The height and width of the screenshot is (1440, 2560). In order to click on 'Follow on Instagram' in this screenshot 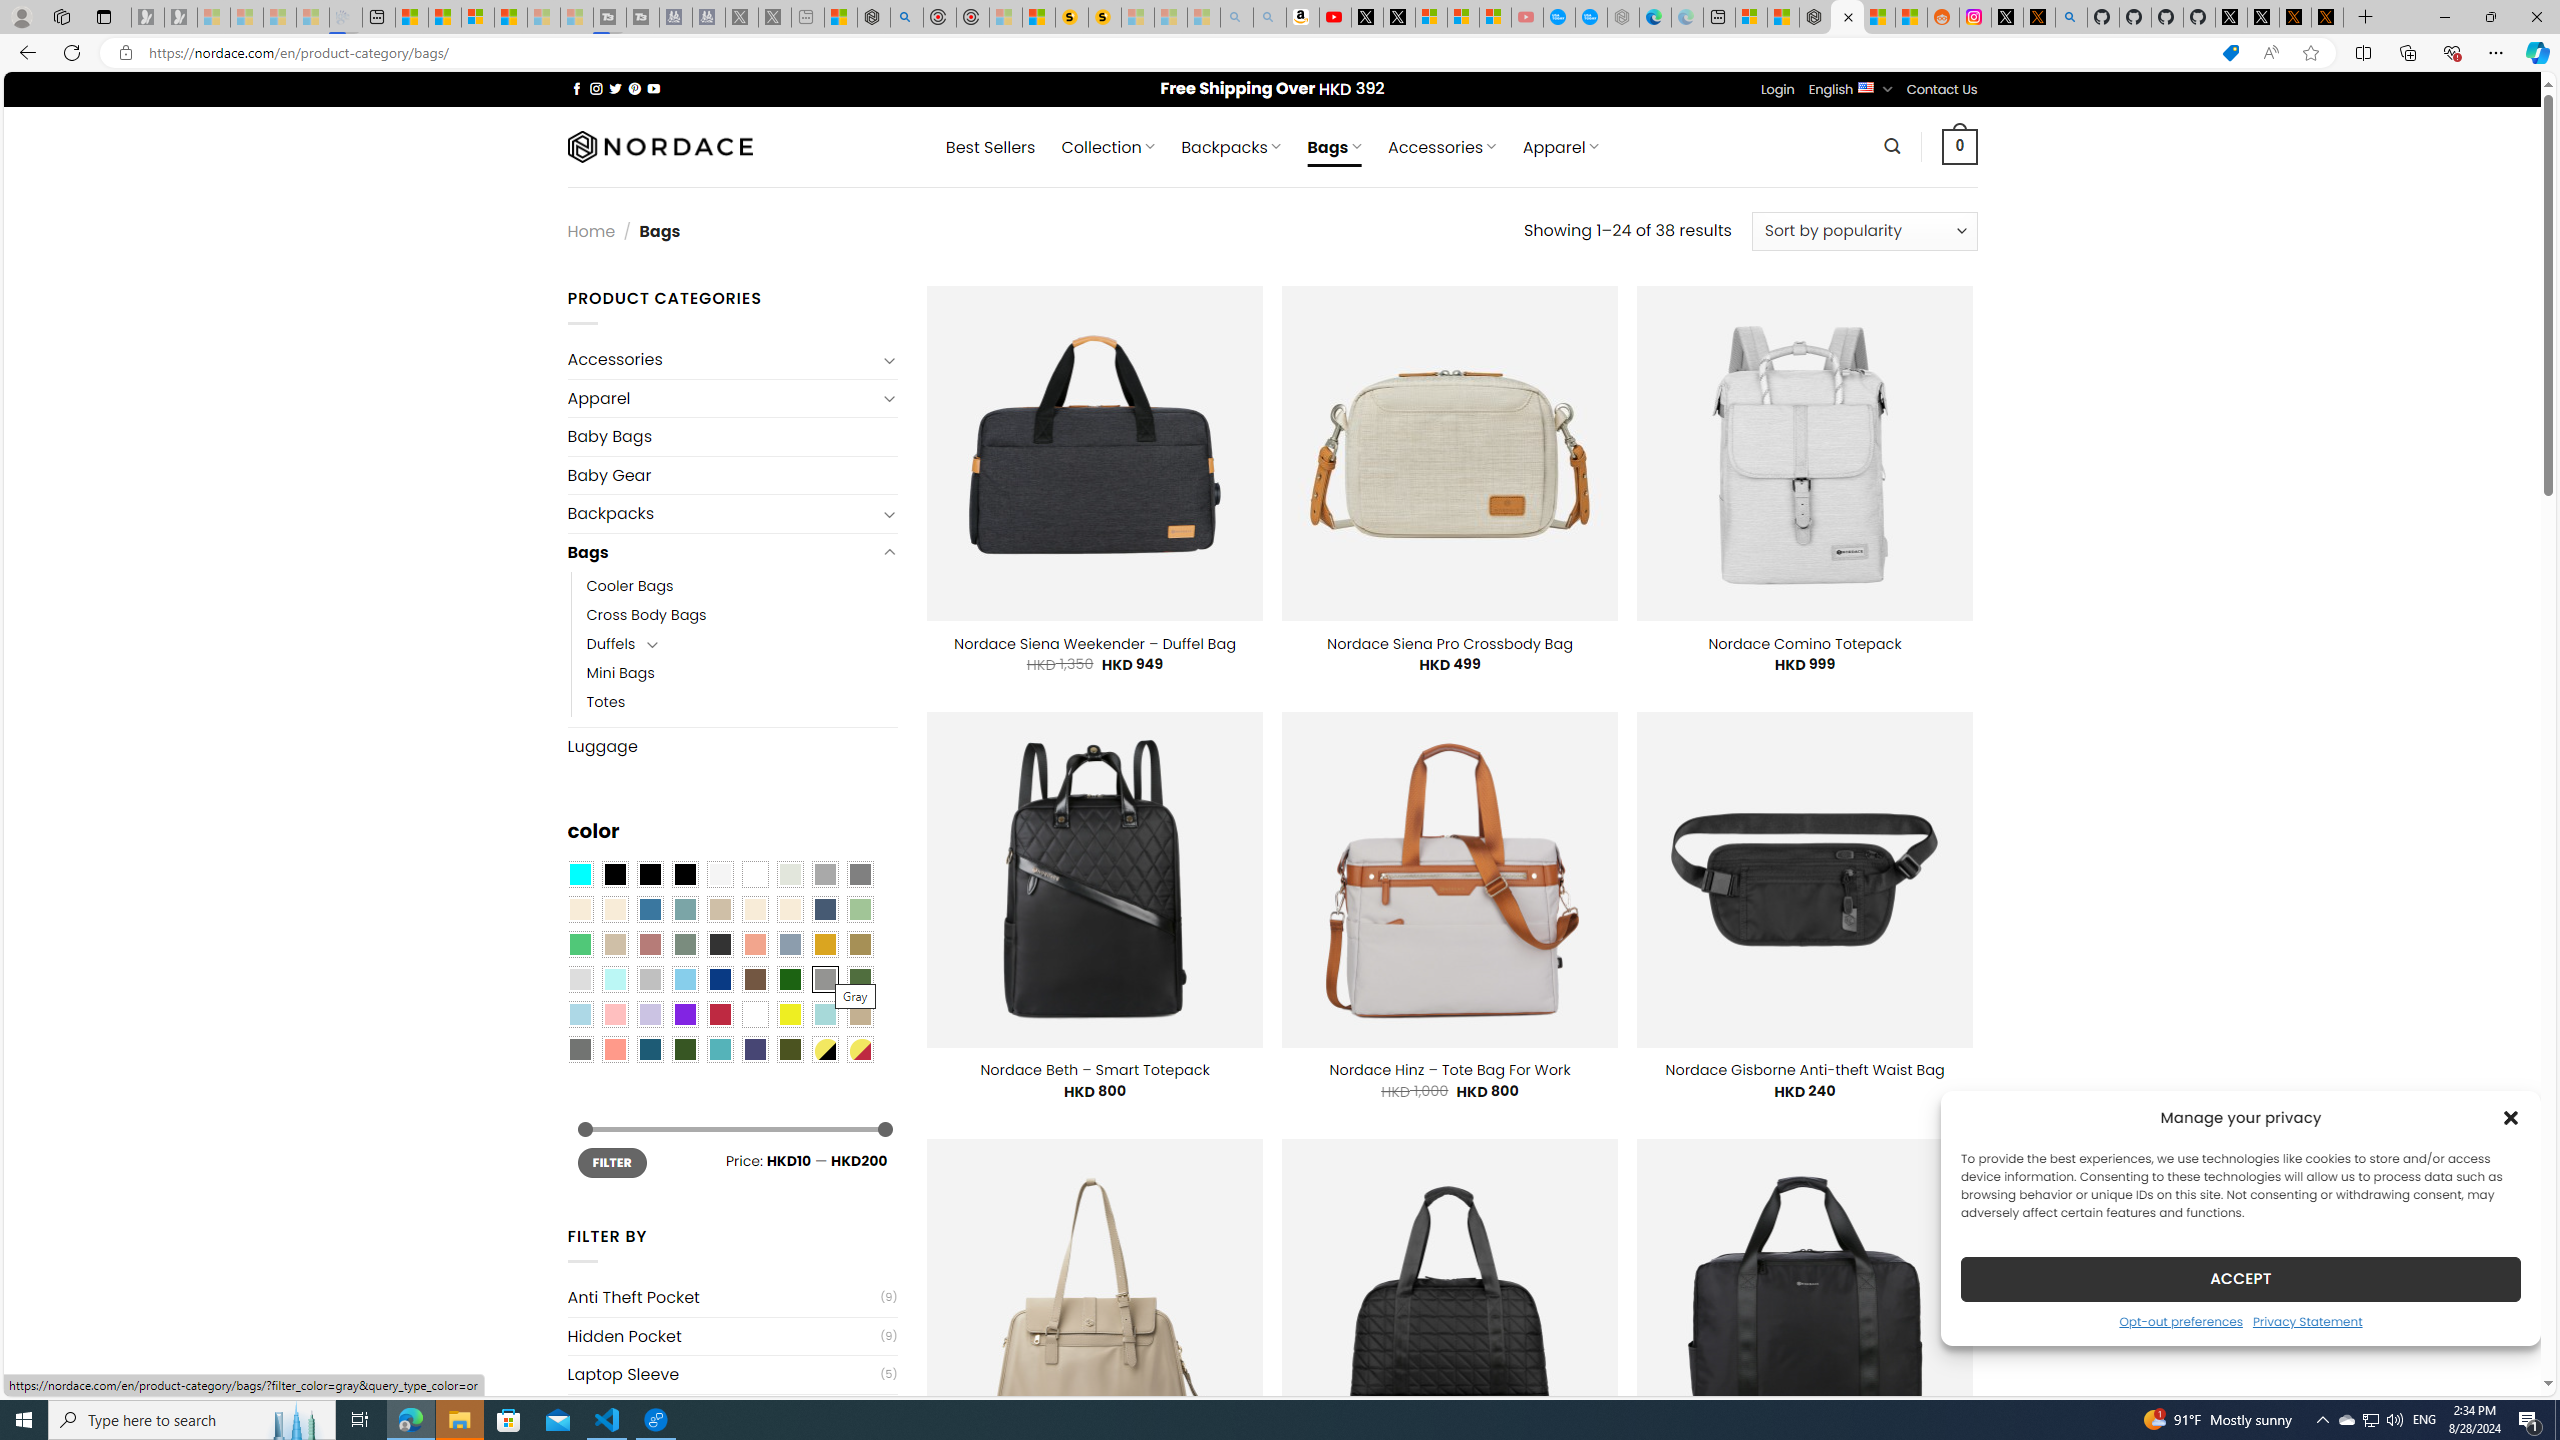, I will do `click(595, 88)`.